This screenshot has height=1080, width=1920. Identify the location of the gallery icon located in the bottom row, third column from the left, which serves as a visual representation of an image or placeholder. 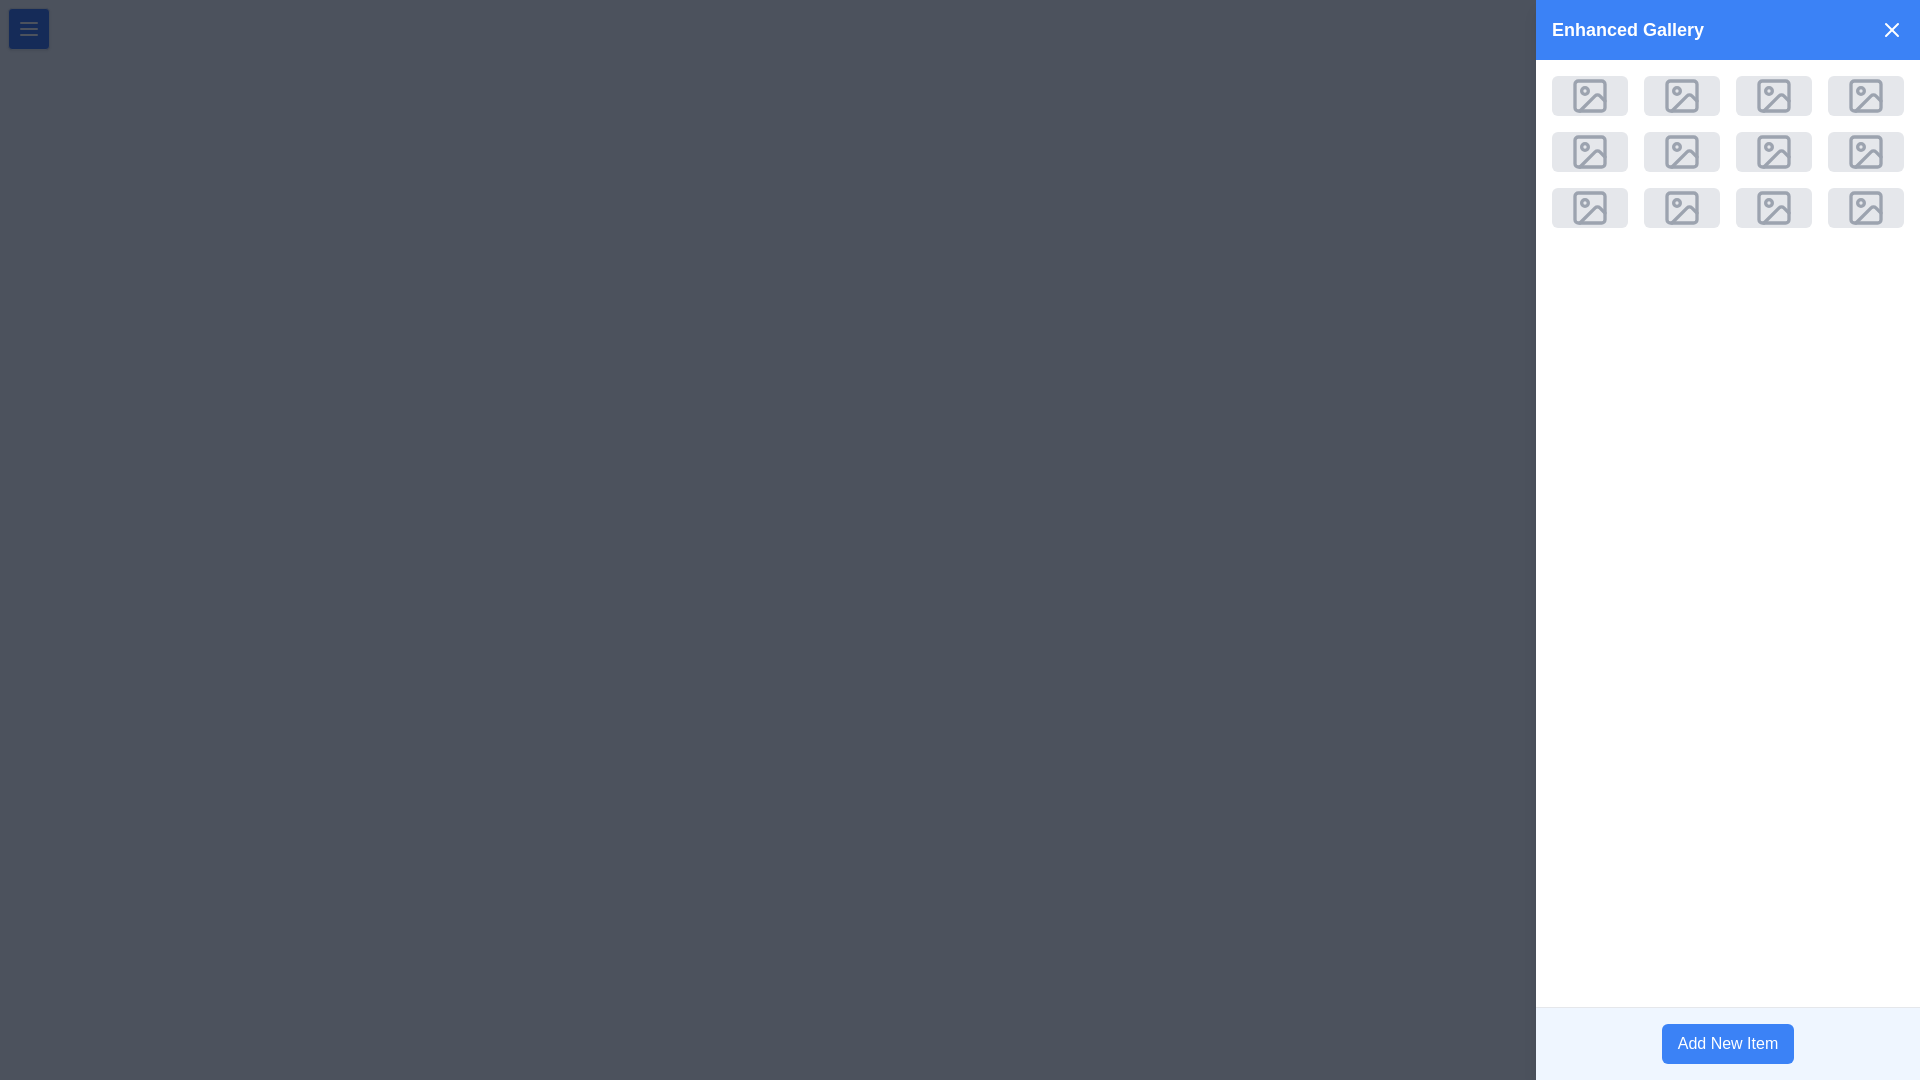
(1774, 208).